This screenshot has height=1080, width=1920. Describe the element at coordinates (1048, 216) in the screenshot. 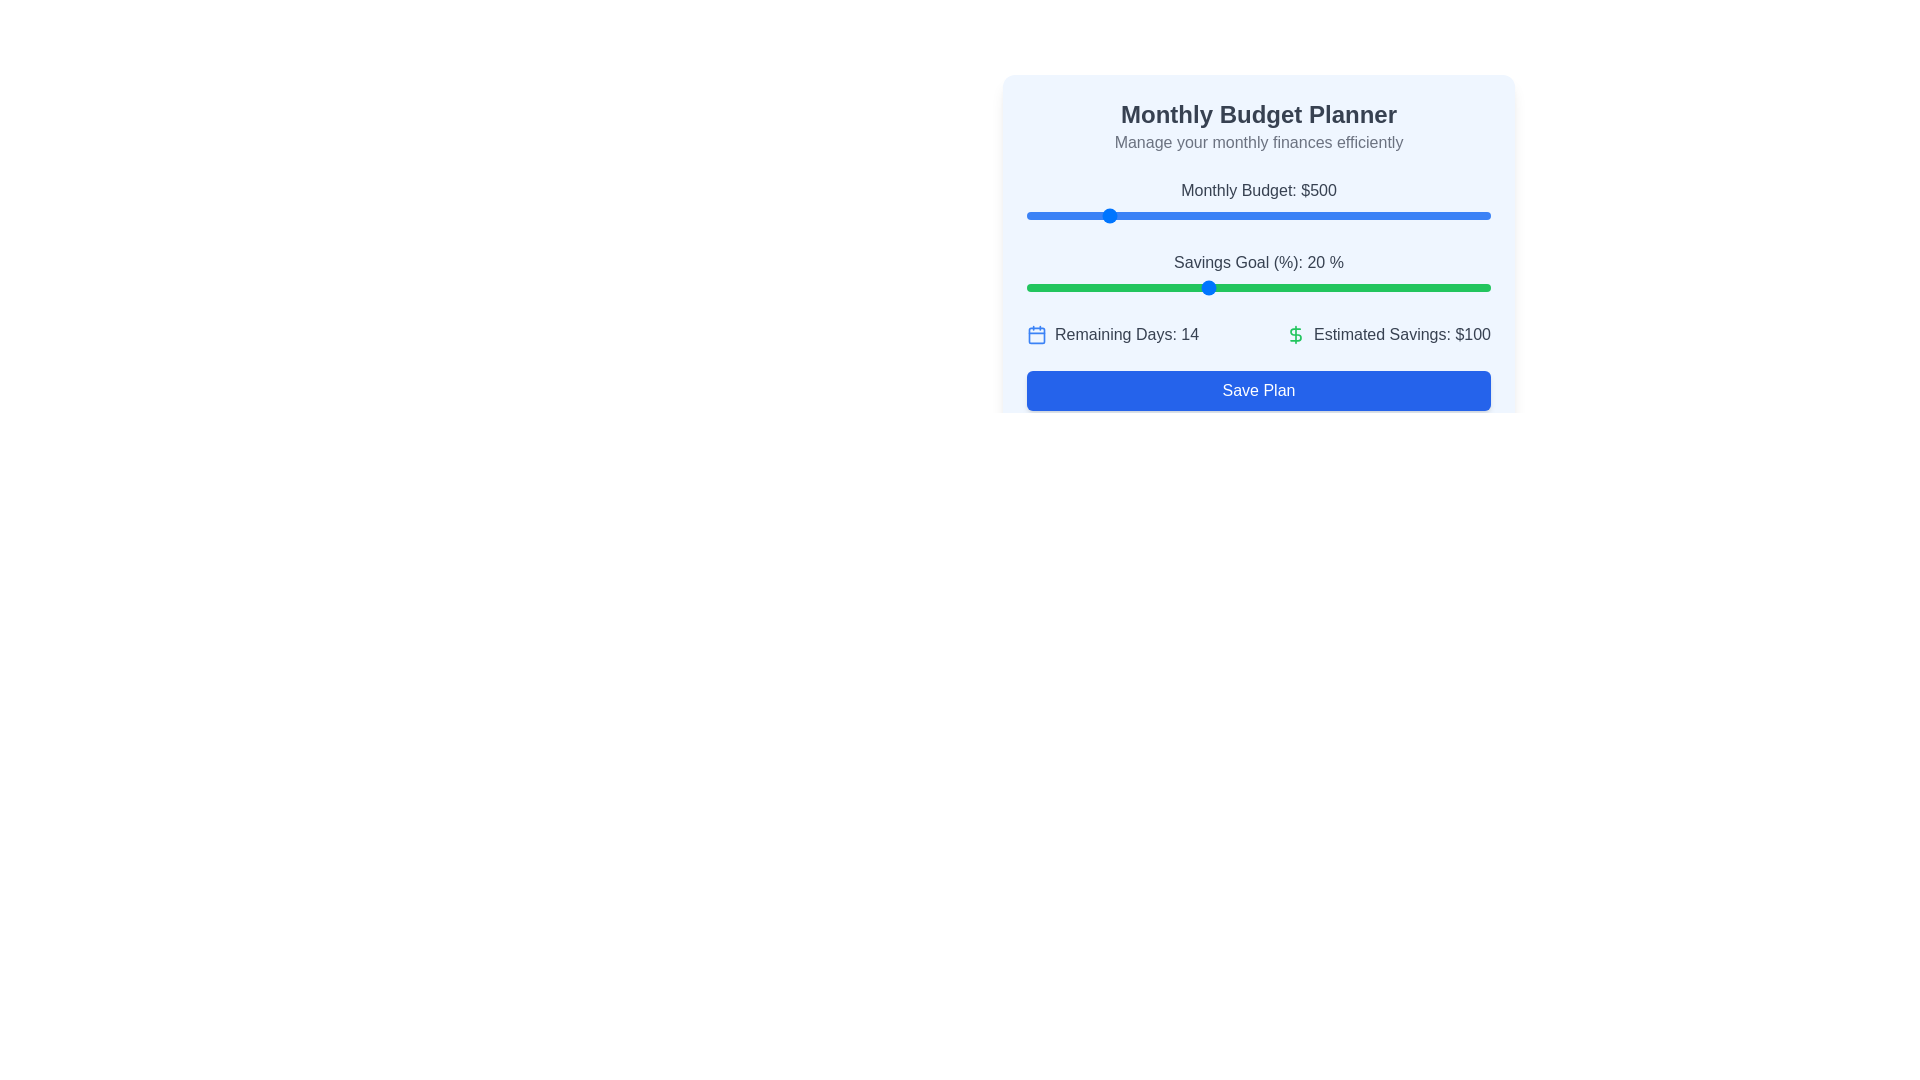

I see `the budget` at that location.